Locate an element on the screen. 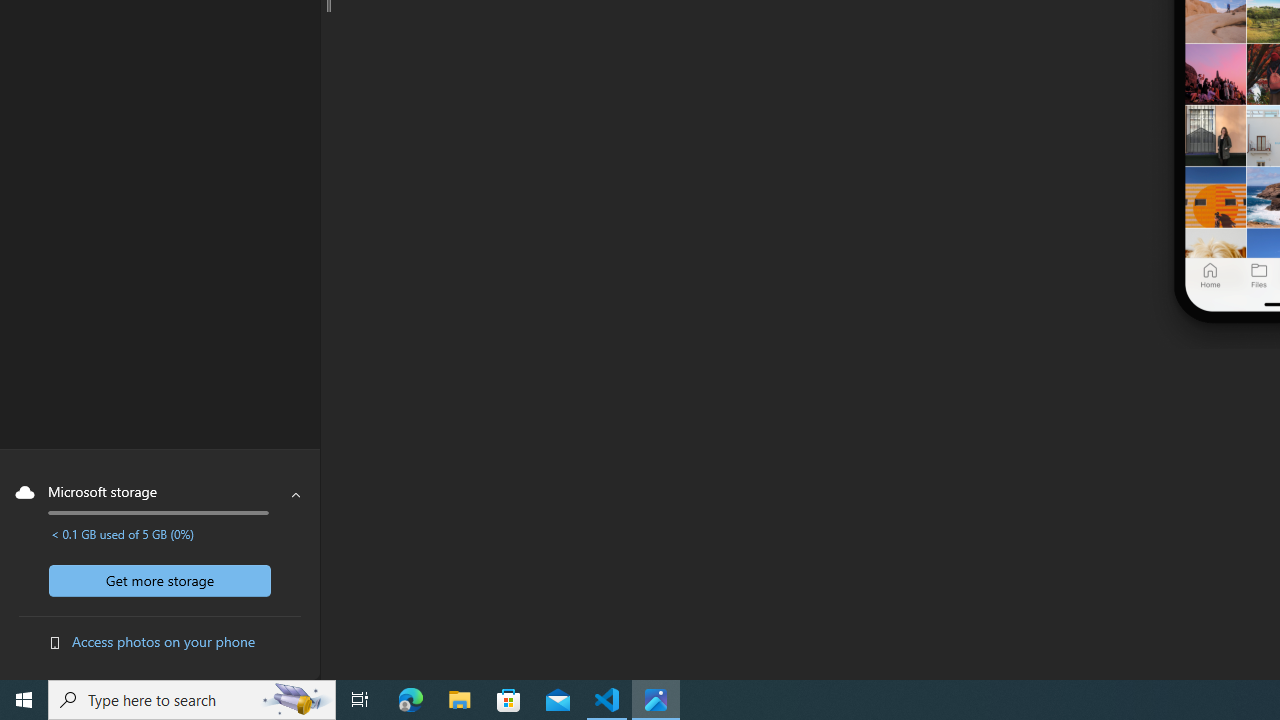 Image resolution: width=1280 pixels, height=720 pixels. 'File Explorer' is located at coordinates (459, 698).